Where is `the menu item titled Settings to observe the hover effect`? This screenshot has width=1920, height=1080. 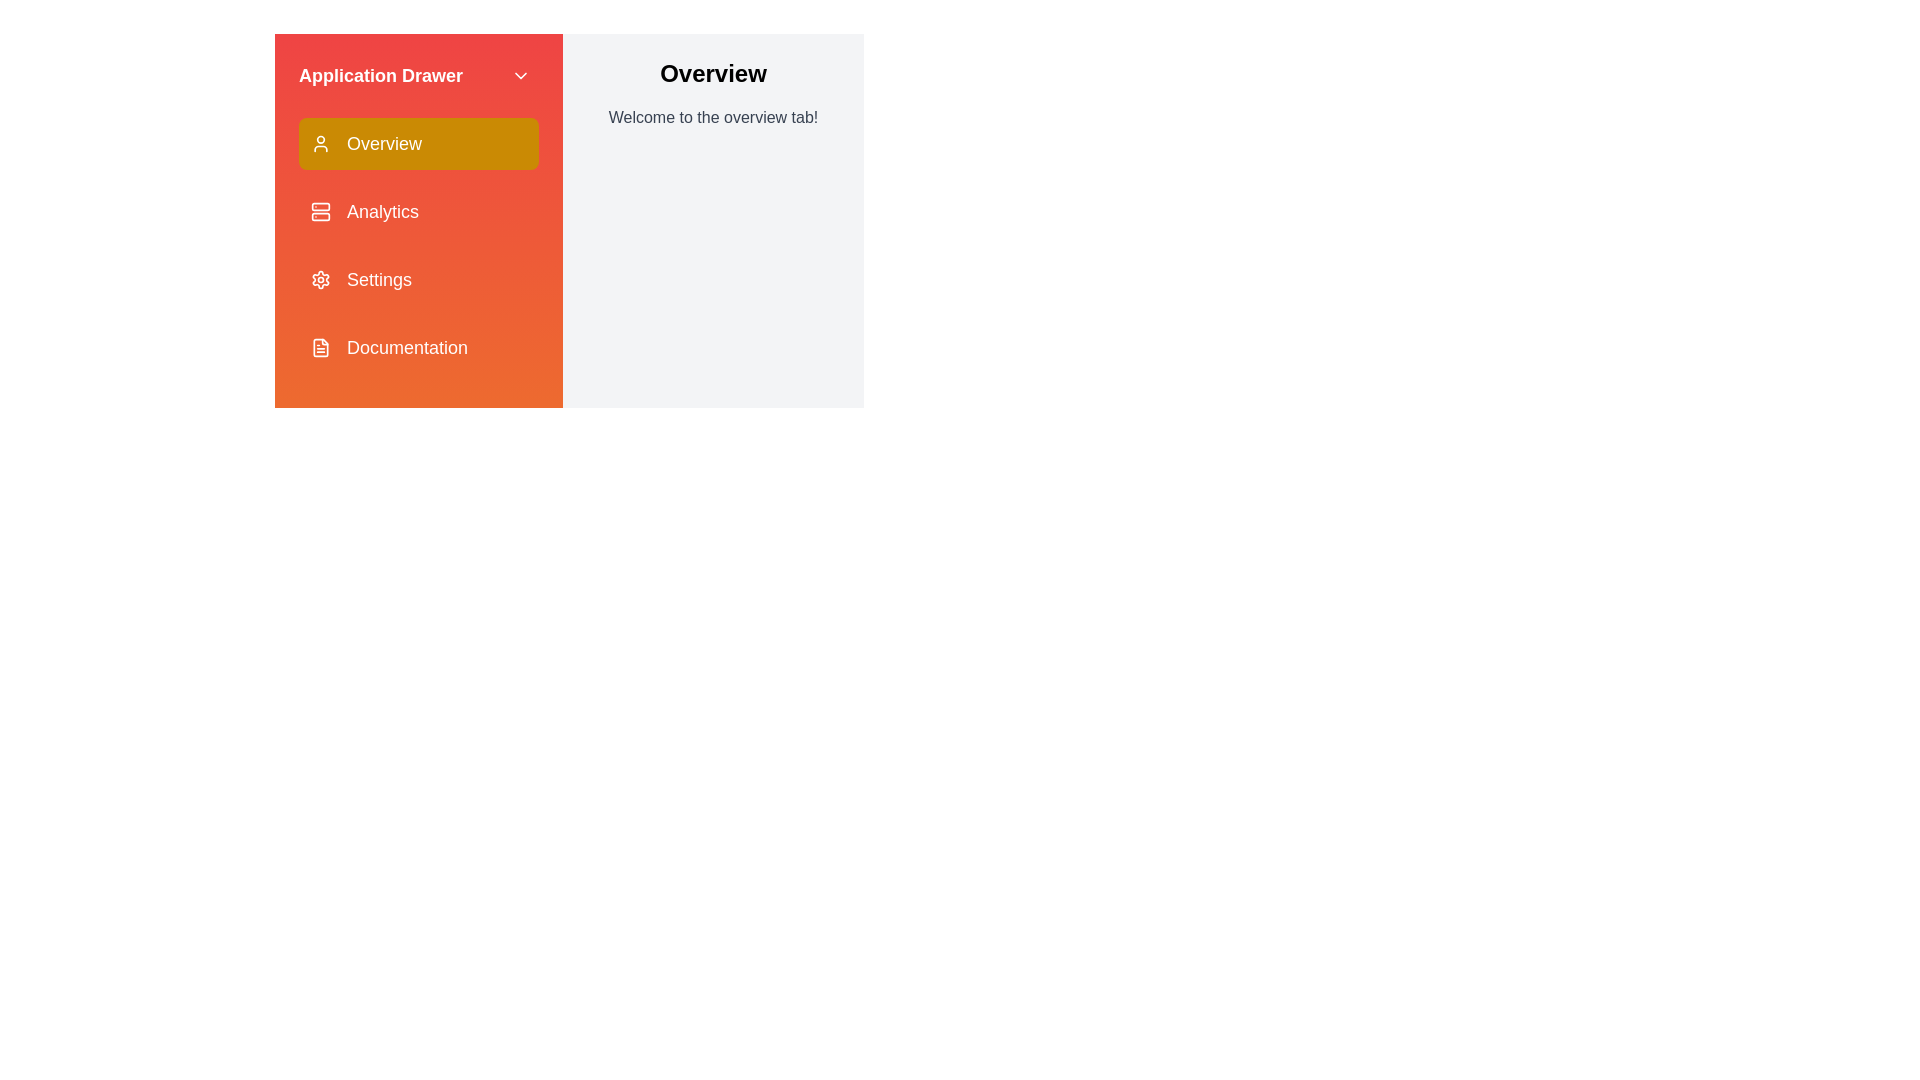
the menu item titled Settings to observe the hover effect is located at coordinates (417, 280).